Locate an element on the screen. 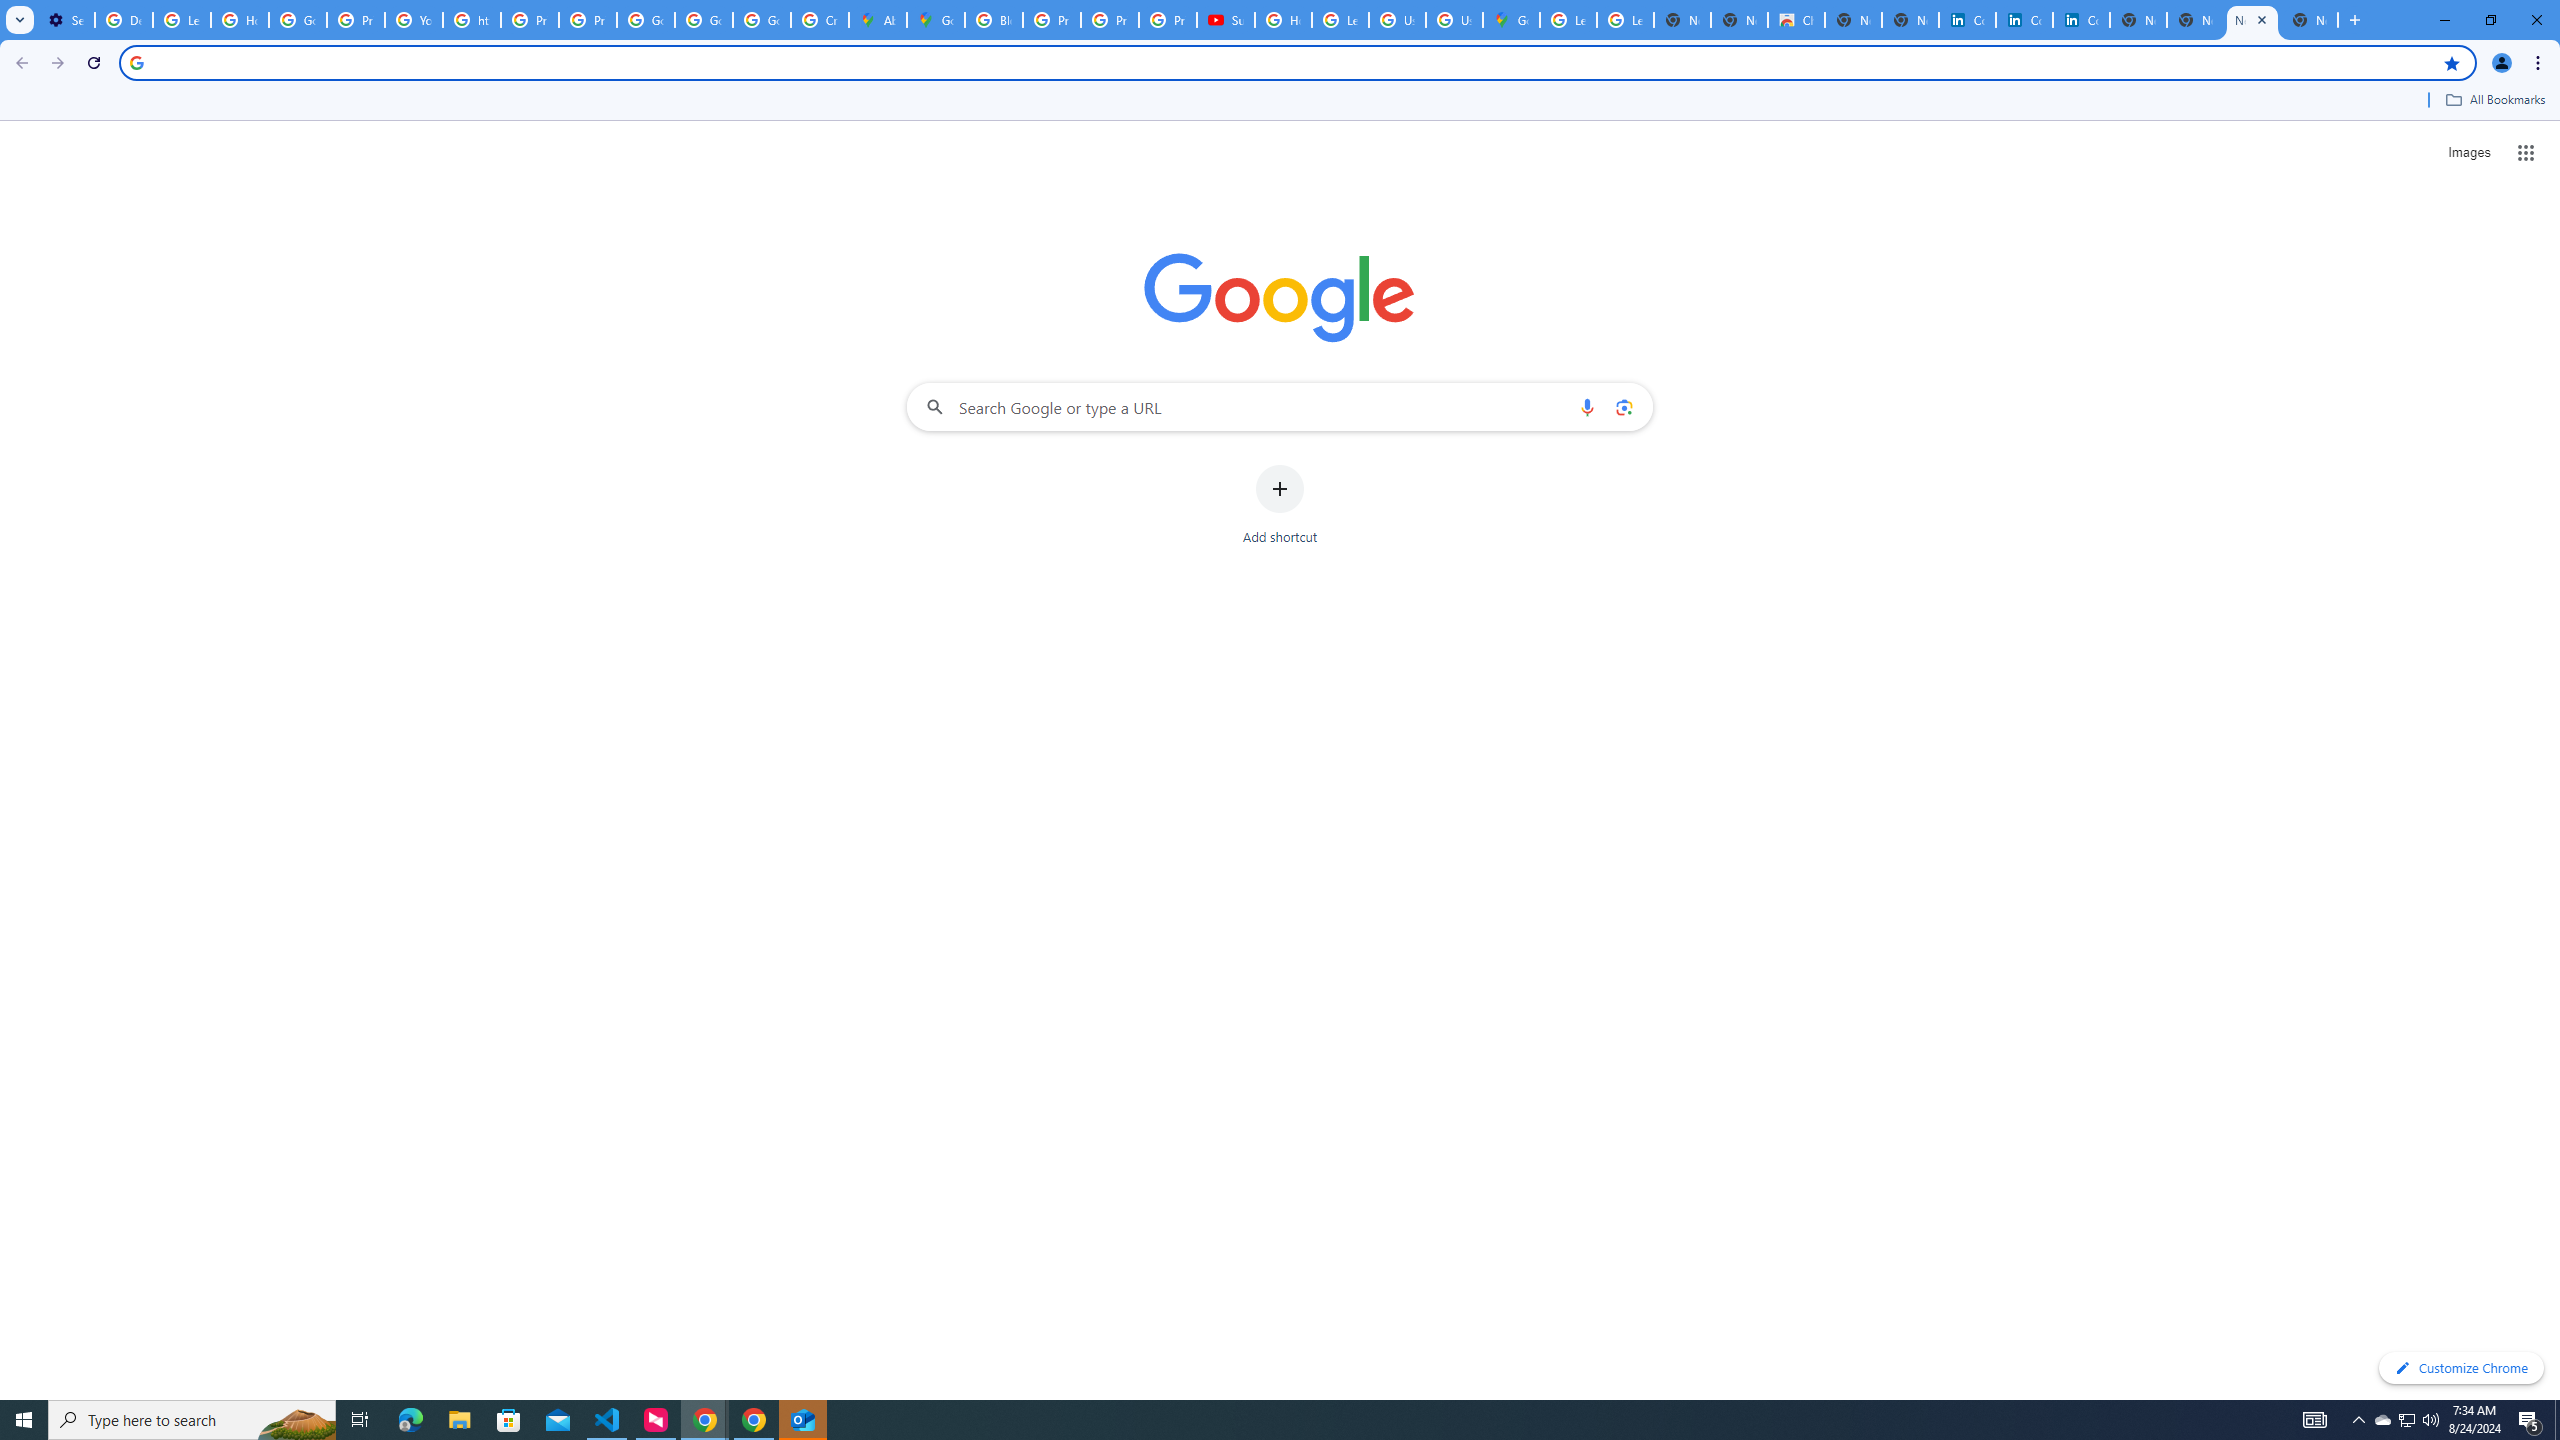  'Search tabs' is located at coordinates (19, 19).